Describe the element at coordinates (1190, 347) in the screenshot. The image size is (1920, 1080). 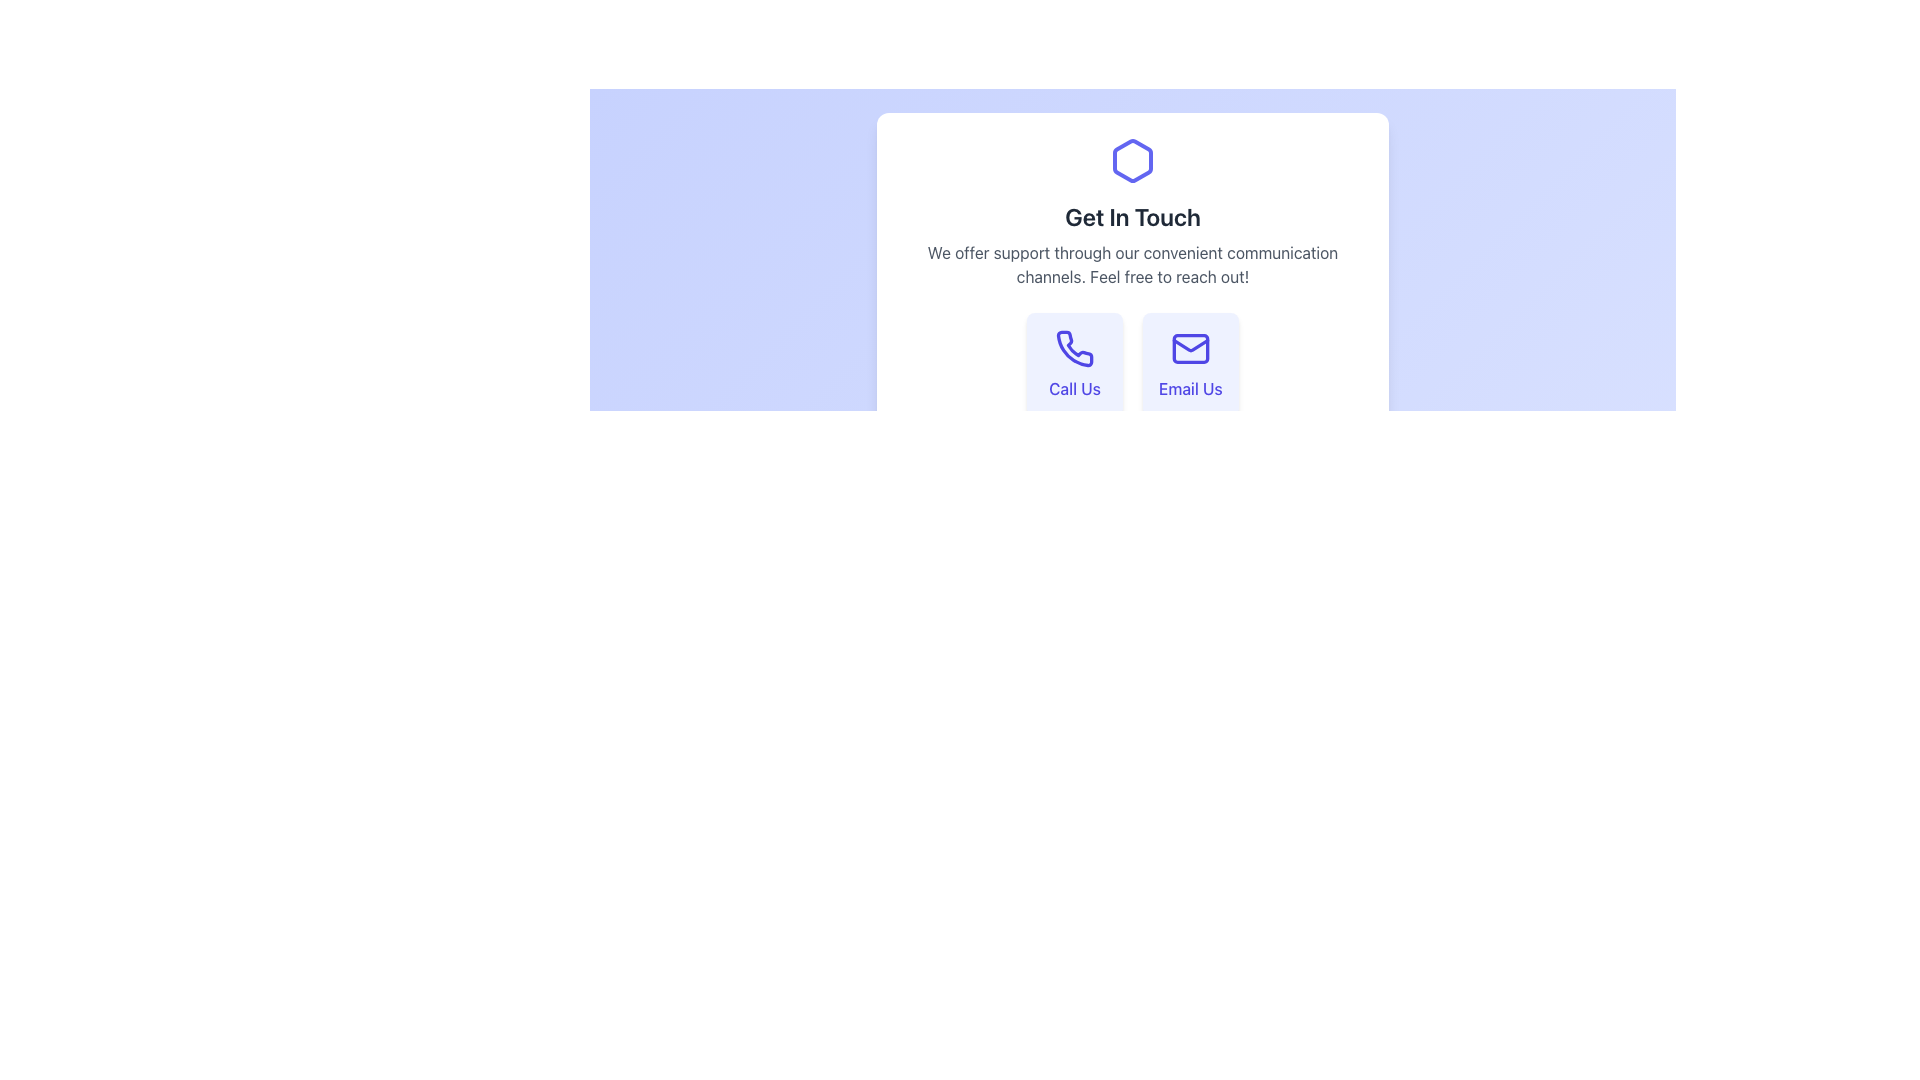
I see `the envelope icon with a purple border located in the 'Email Us' button, which is the second option in a horizontal arrangement` at that location.